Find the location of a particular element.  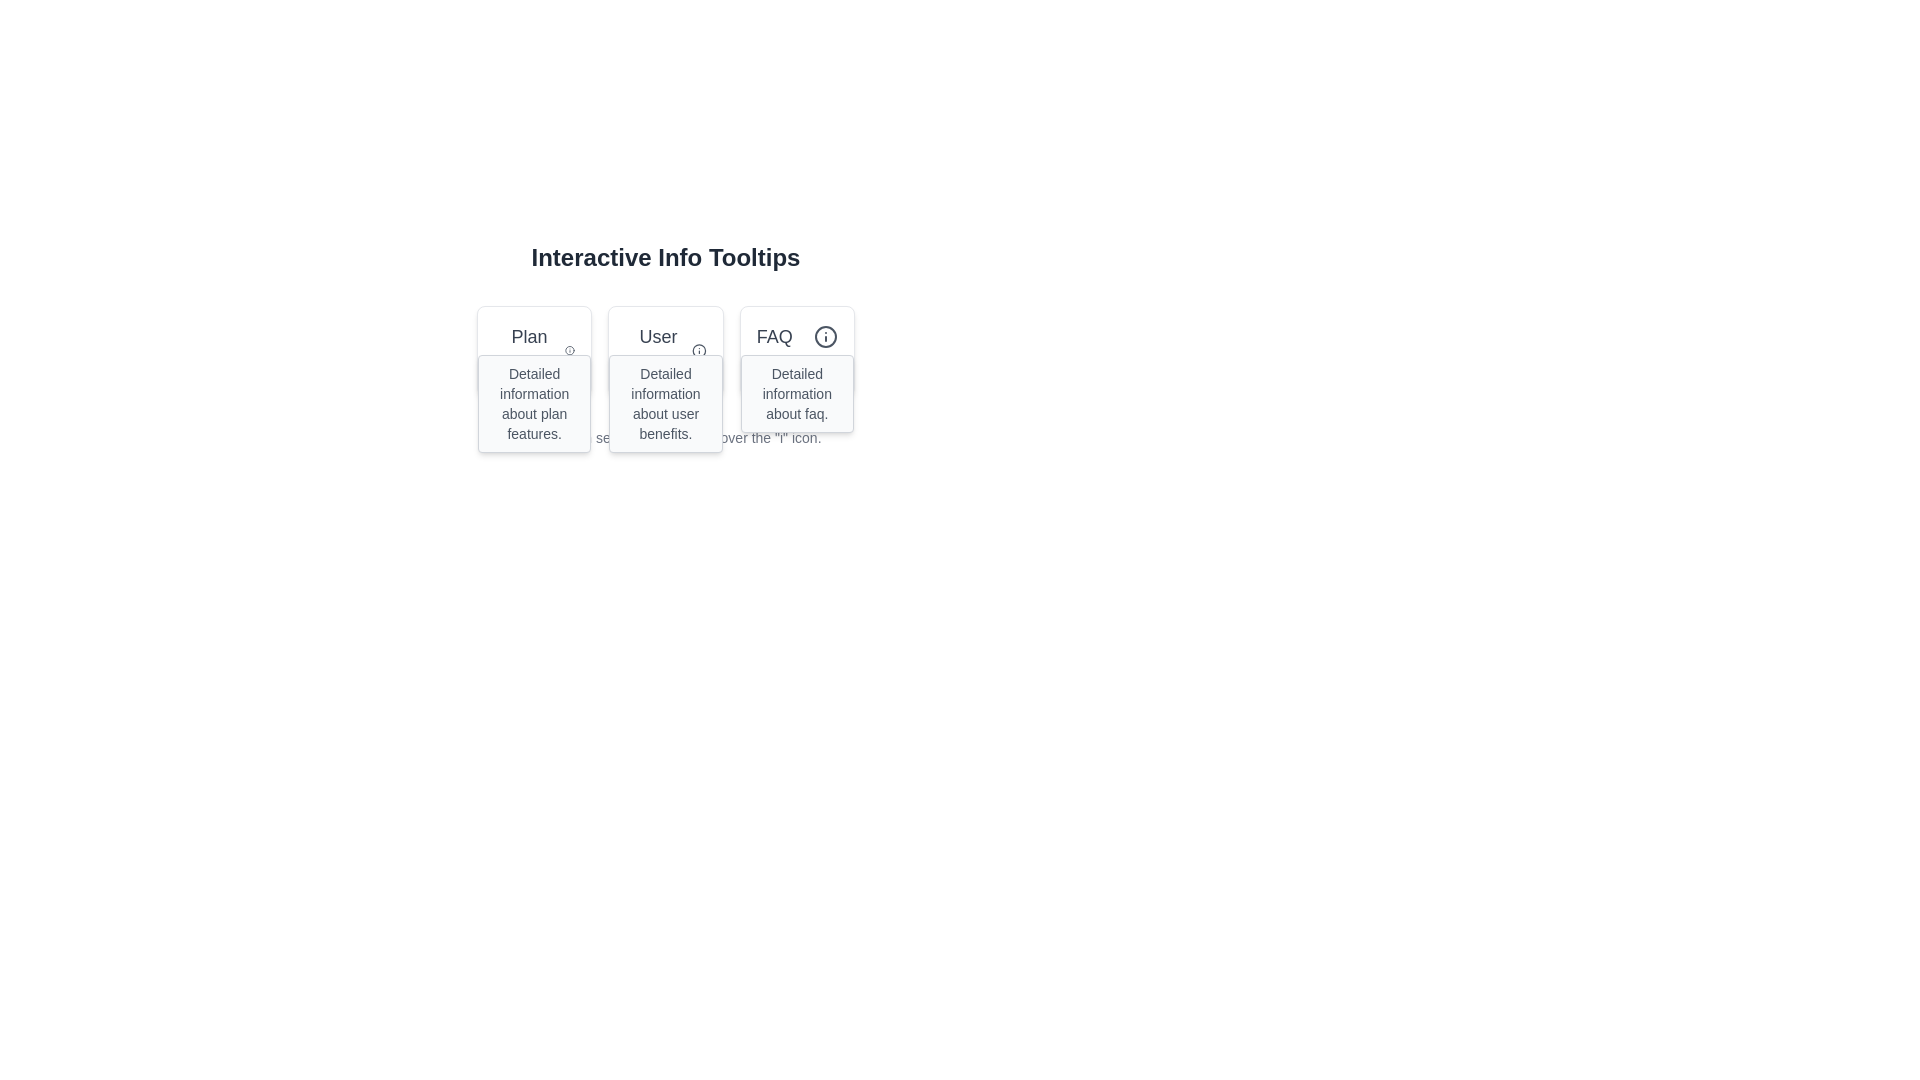

the text display that reads 'Detailed information about faq.', which is styled in a lighter shade of gray and located directly below the 'FAQ' header in the third card from the left is located at coordinates (796, 393).